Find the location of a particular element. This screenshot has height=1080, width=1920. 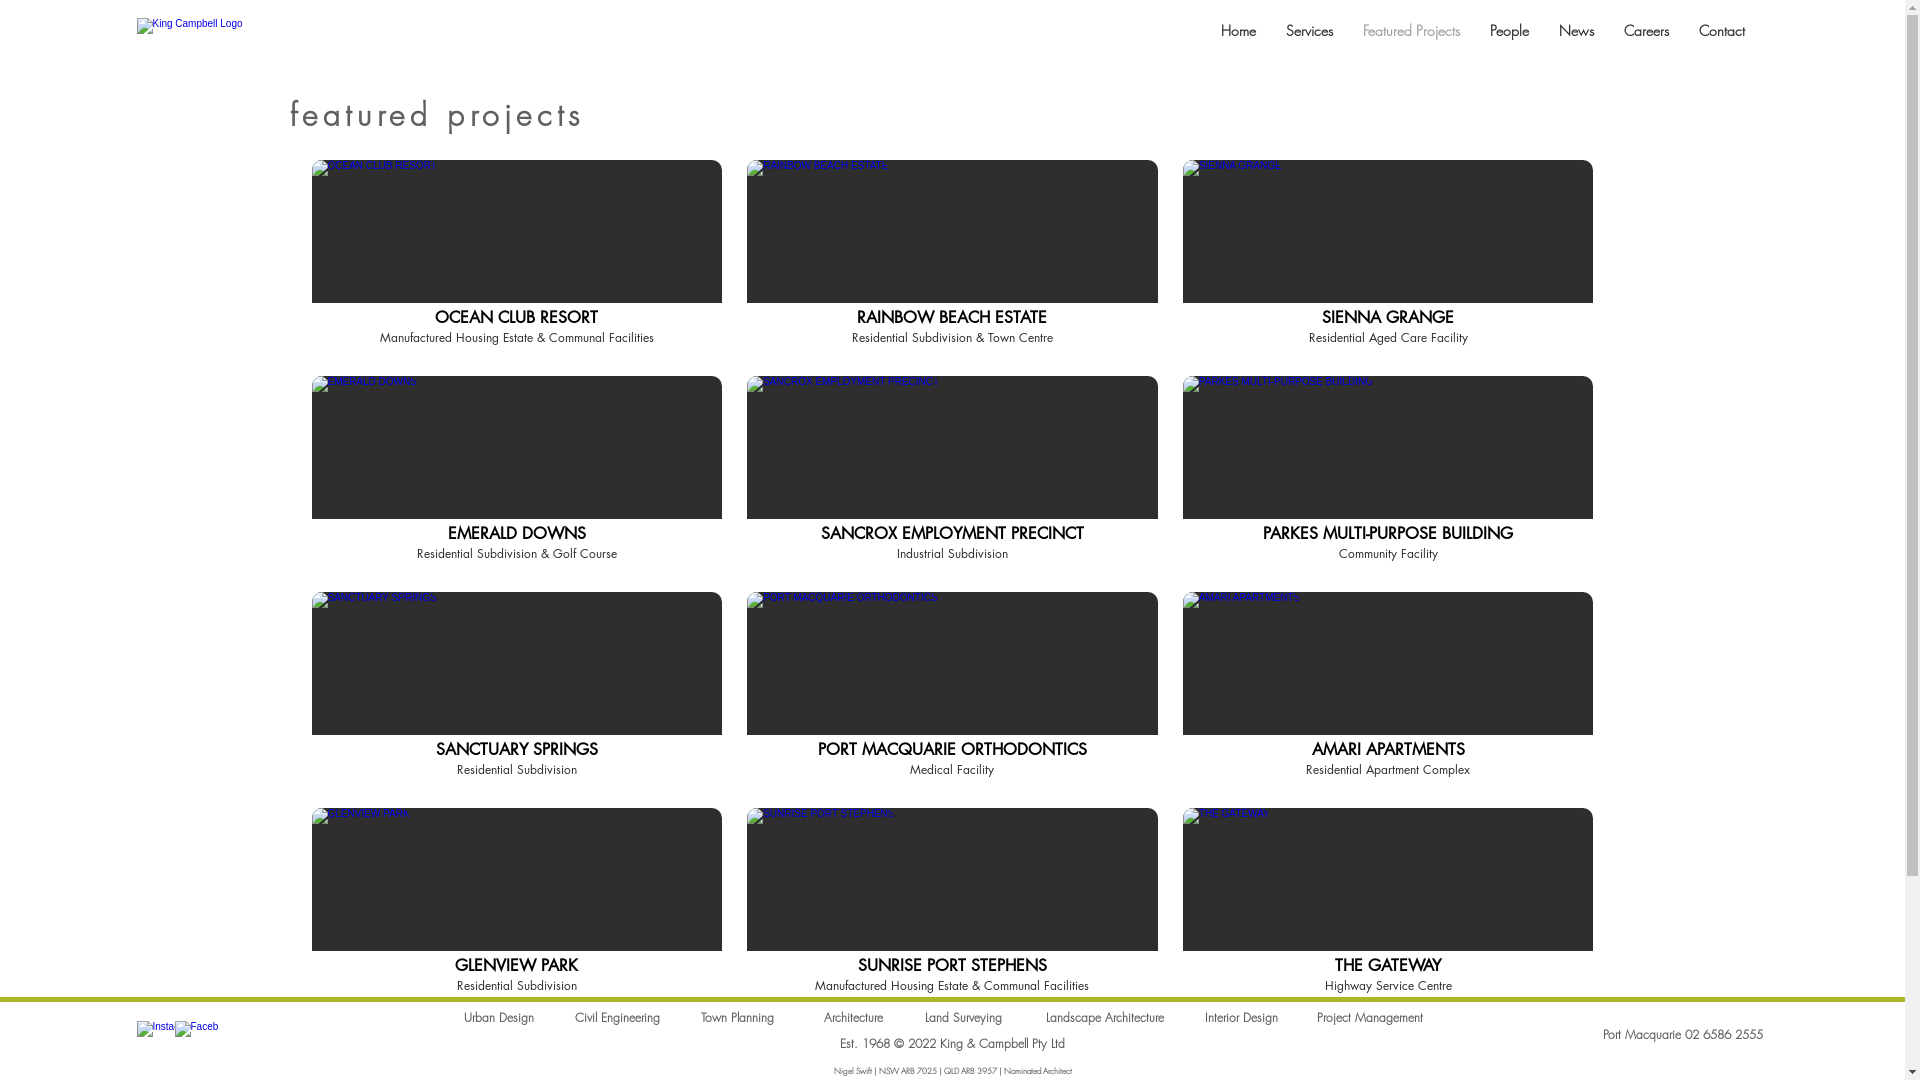

'Featured Projects' is located at coordinates (1410, 30).